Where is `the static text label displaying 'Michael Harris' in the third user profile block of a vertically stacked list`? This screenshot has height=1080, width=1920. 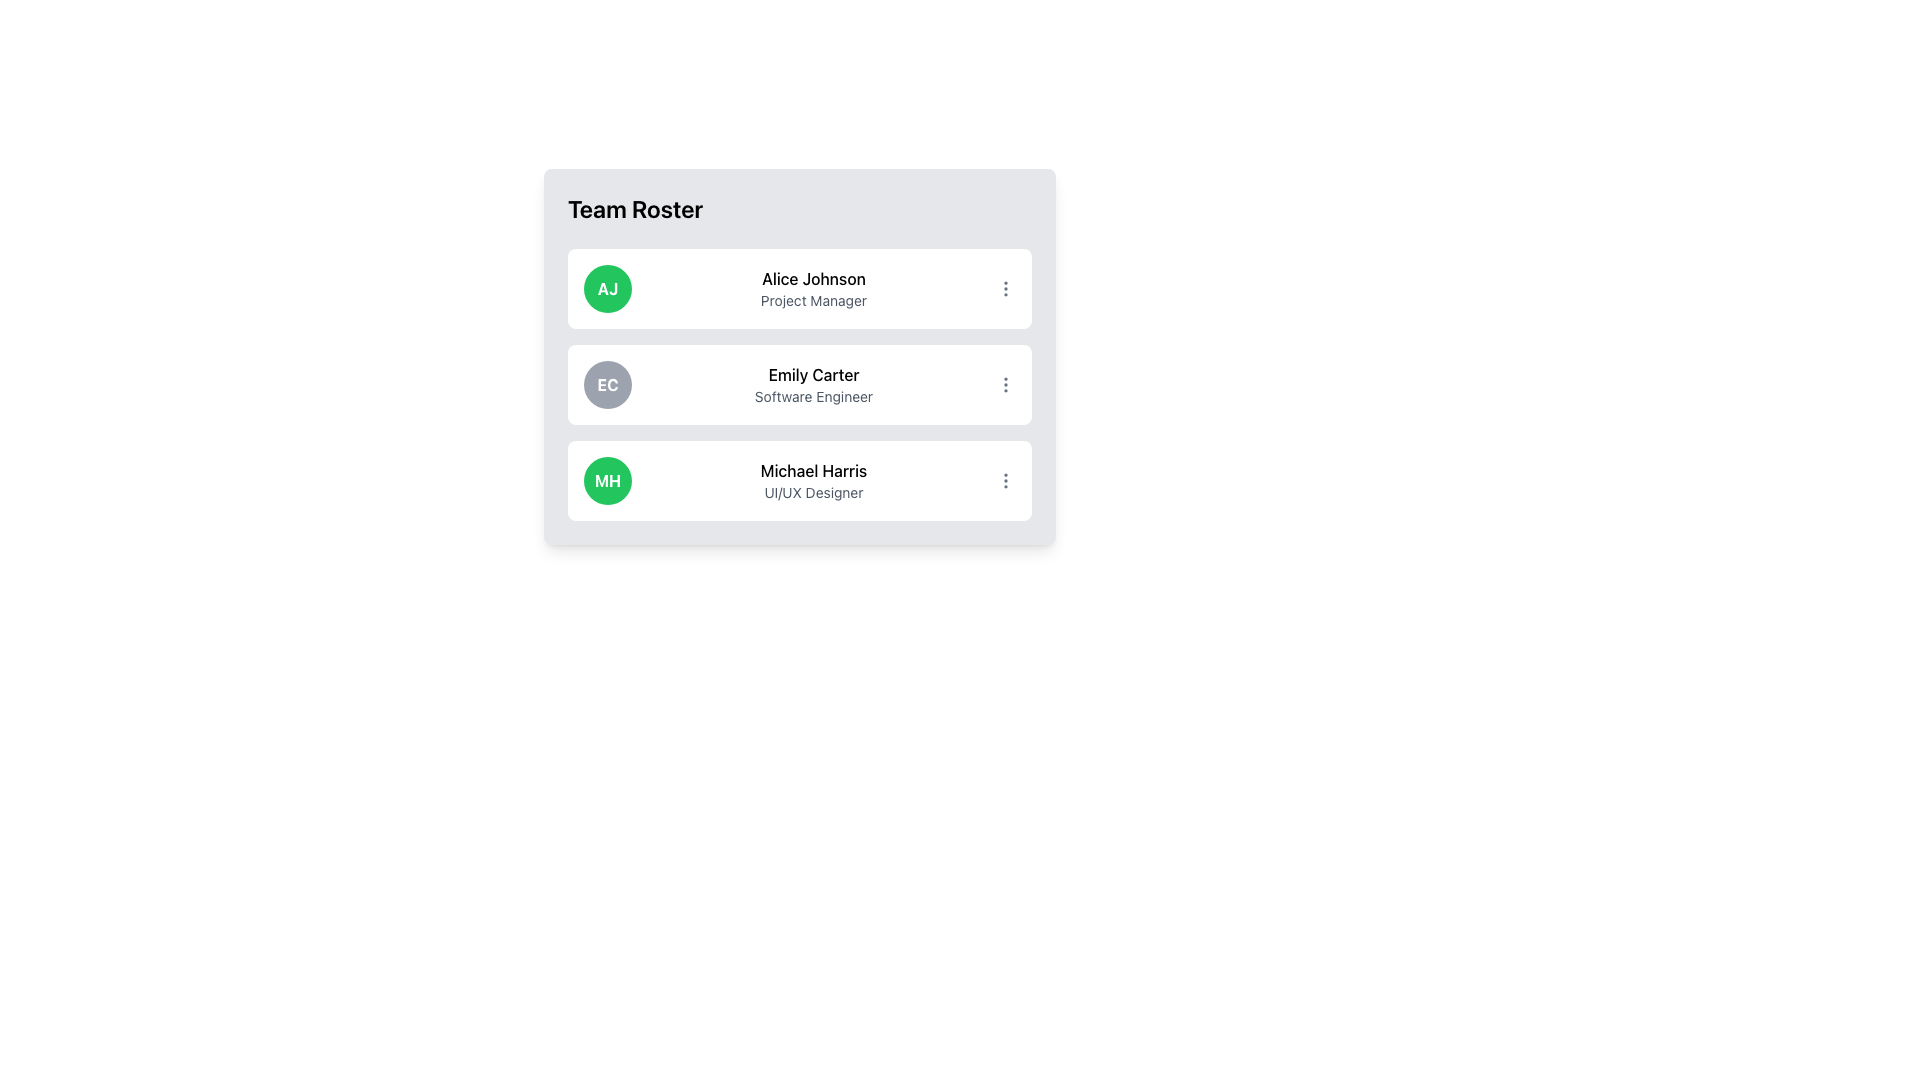
the static text label displaying 'Michael Harris' in the third user profile block of a vertically stacked list is located at coordinates (814, 470).